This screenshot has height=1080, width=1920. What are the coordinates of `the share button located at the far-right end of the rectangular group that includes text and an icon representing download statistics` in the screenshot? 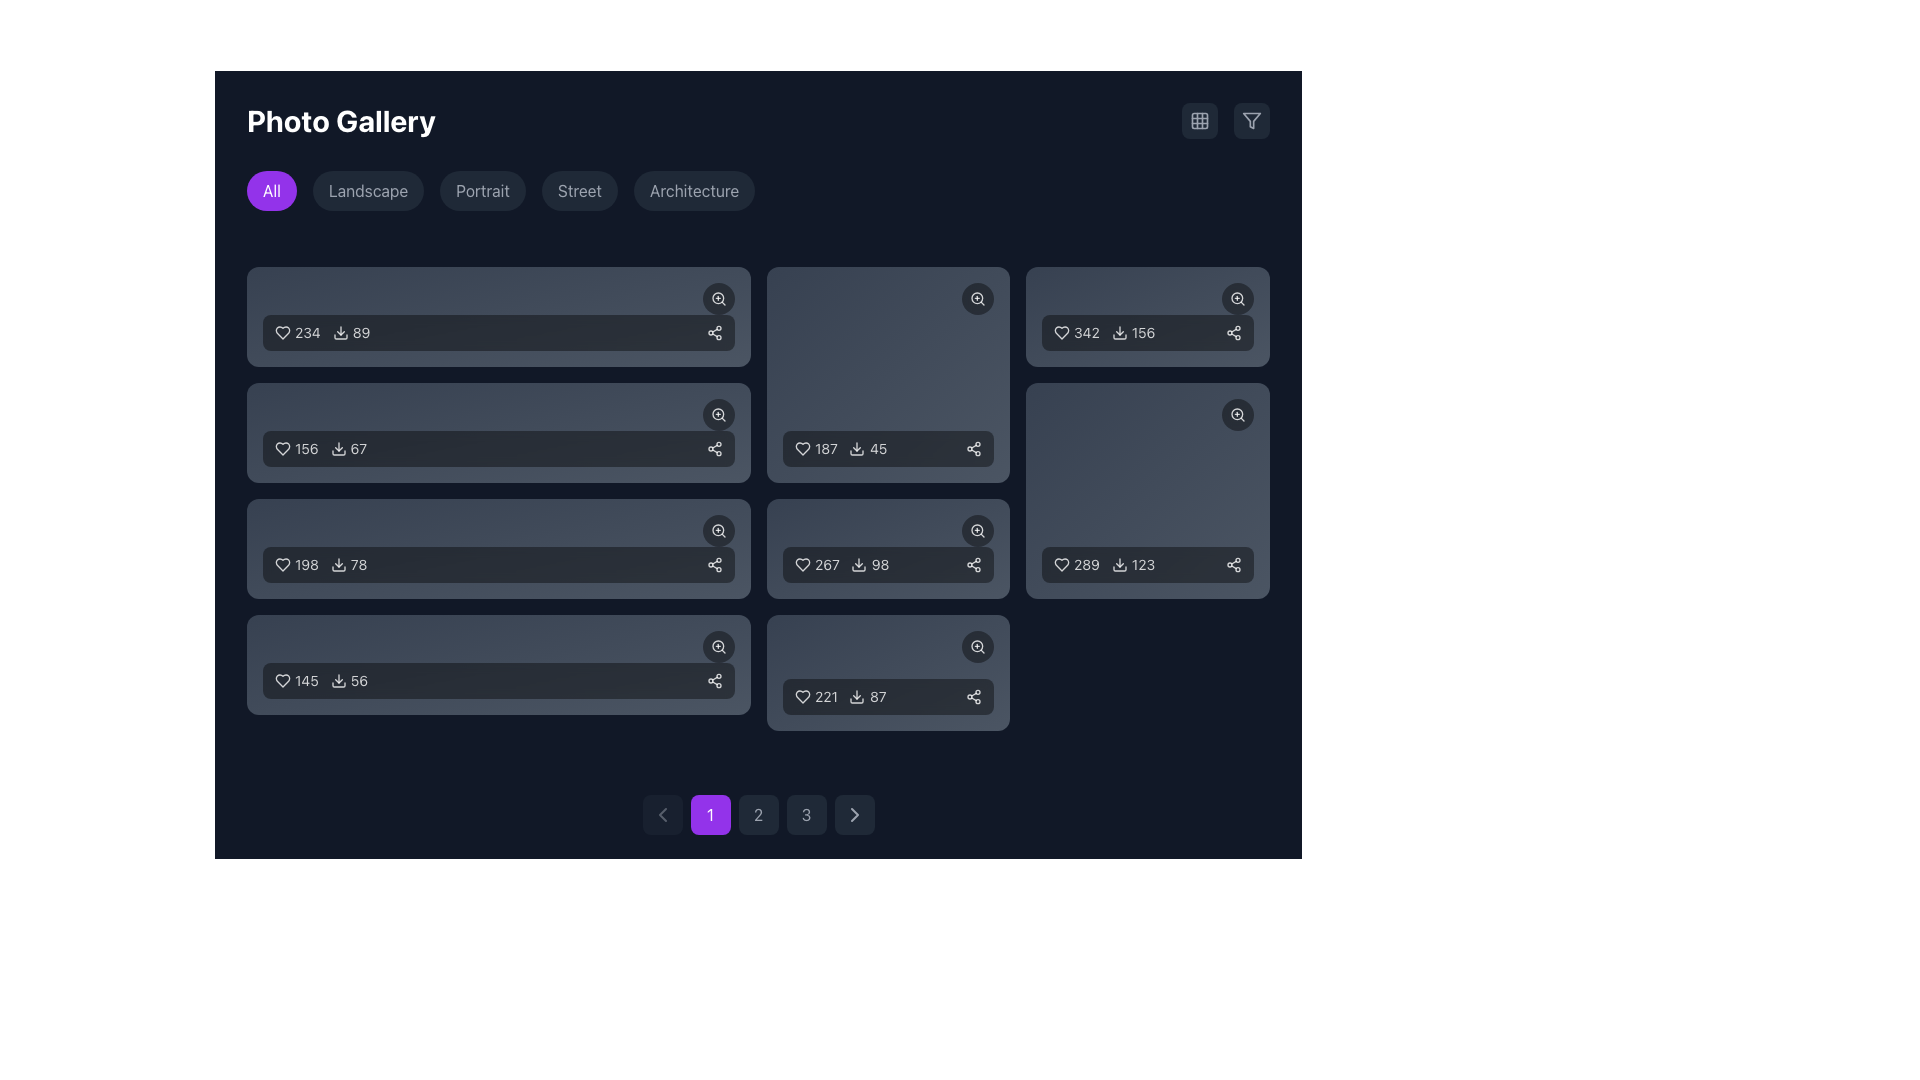 It's located at (714, 331).